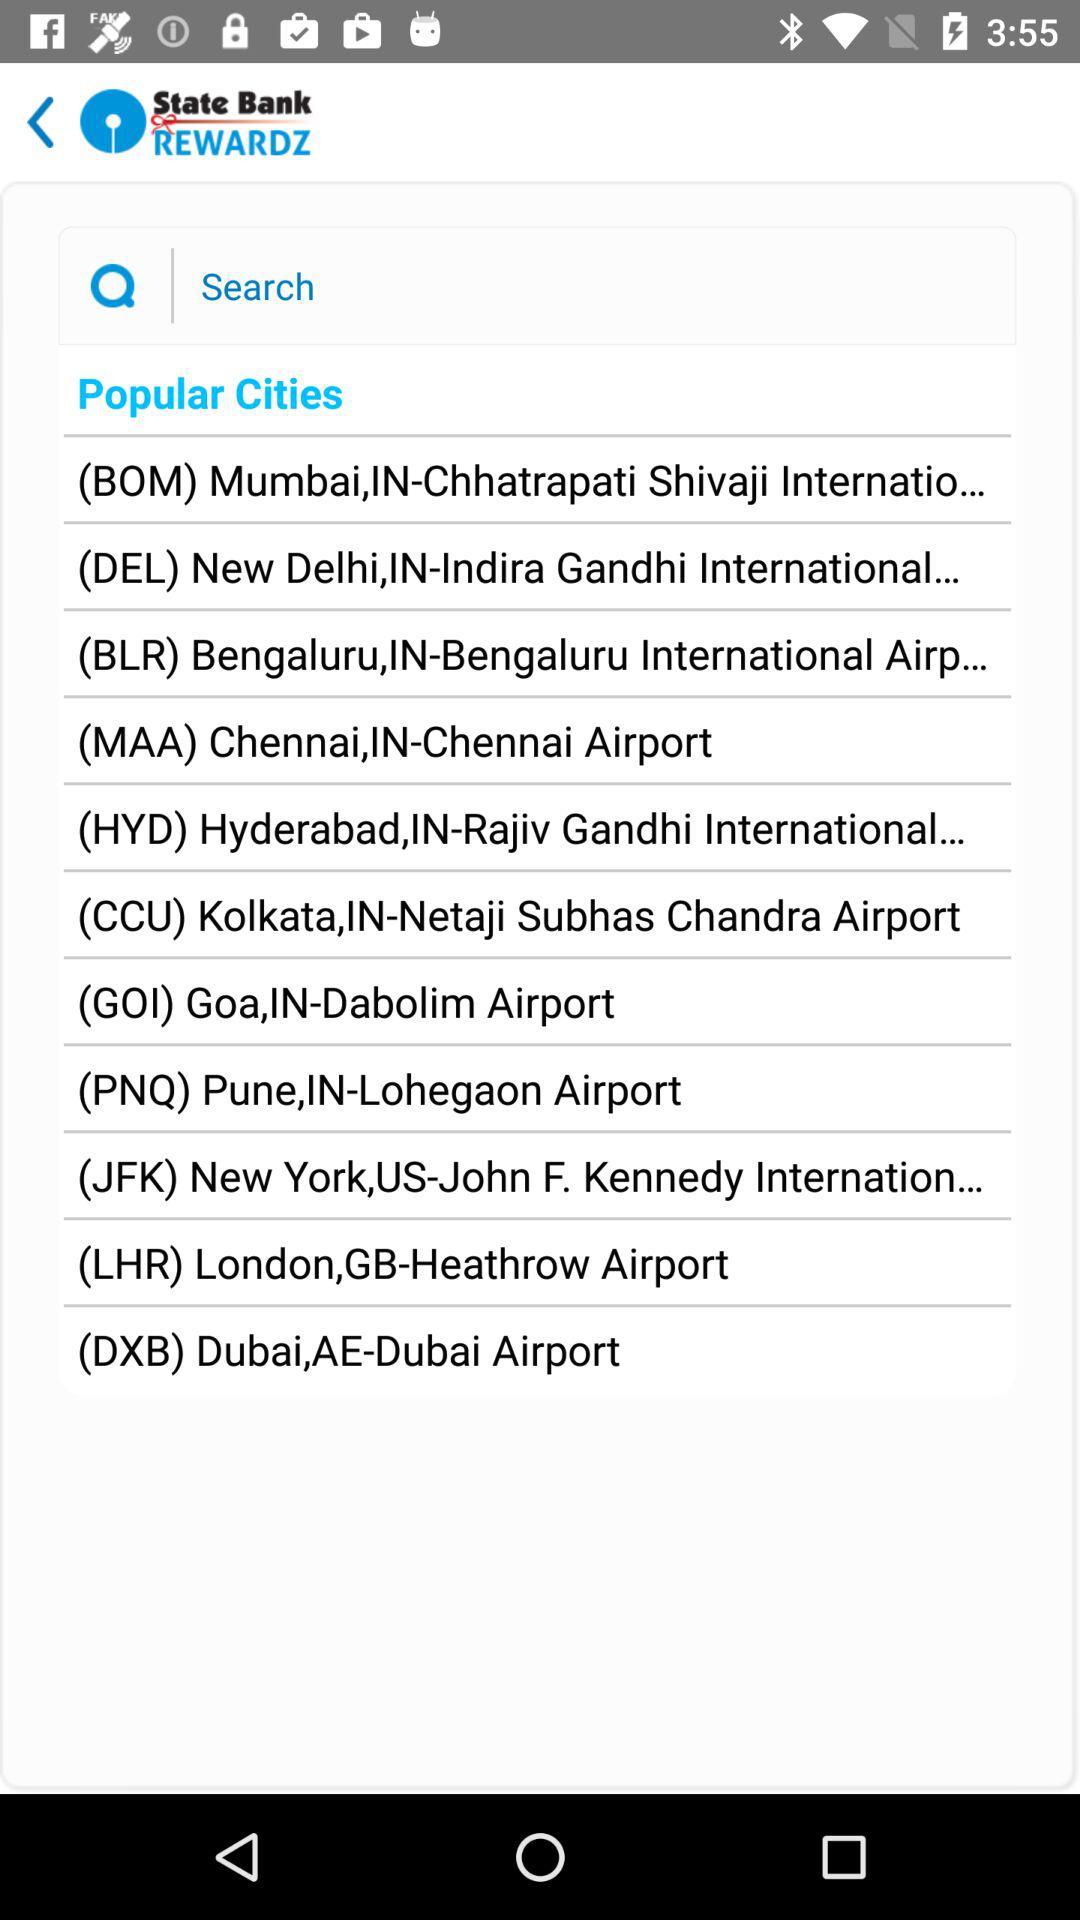 The image size is (1080, 1920). I want to click on app below jfk new york app, so click(403, 1261).